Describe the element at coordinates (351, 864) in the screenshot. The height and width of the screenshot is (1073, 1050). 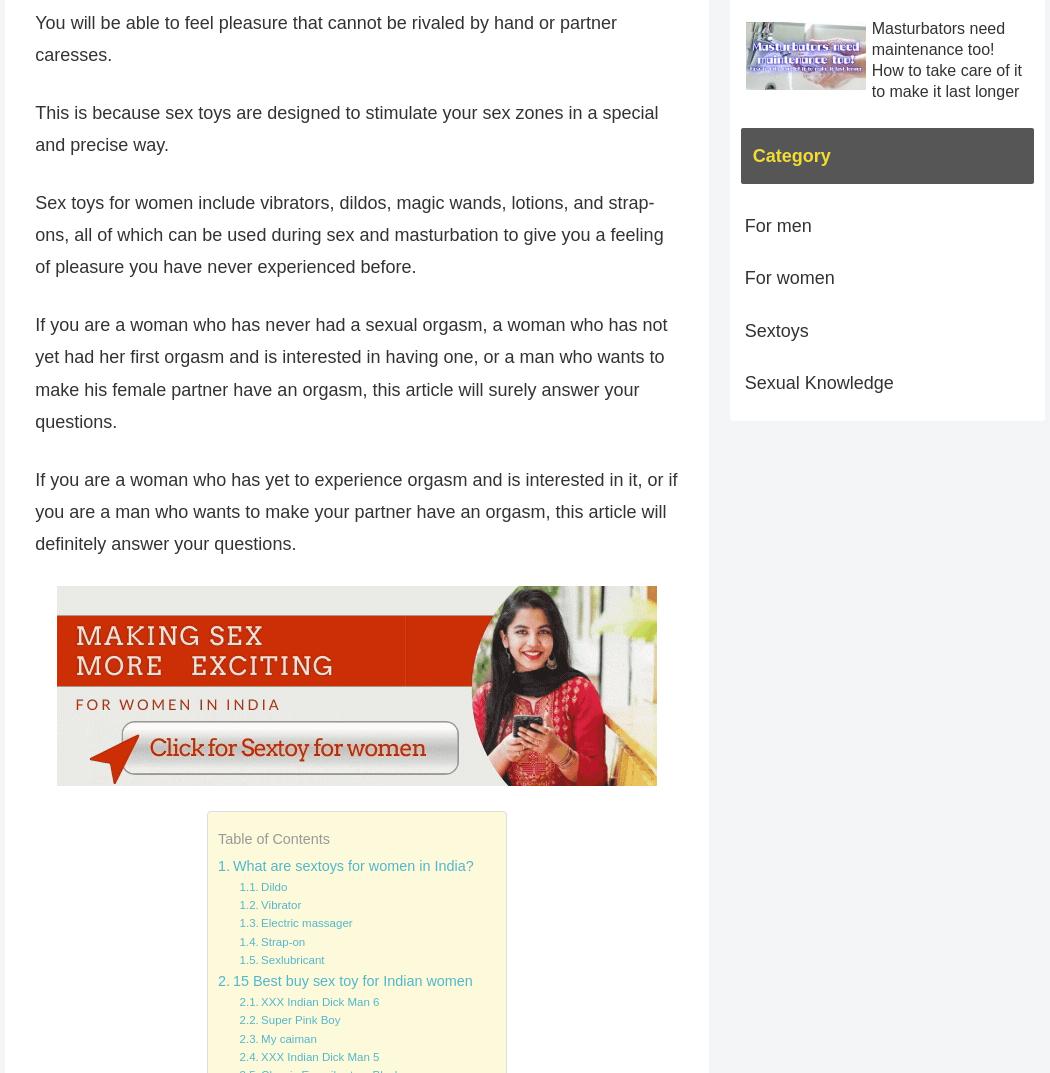
I see `'What are sextoys for women in India?'` at that location.